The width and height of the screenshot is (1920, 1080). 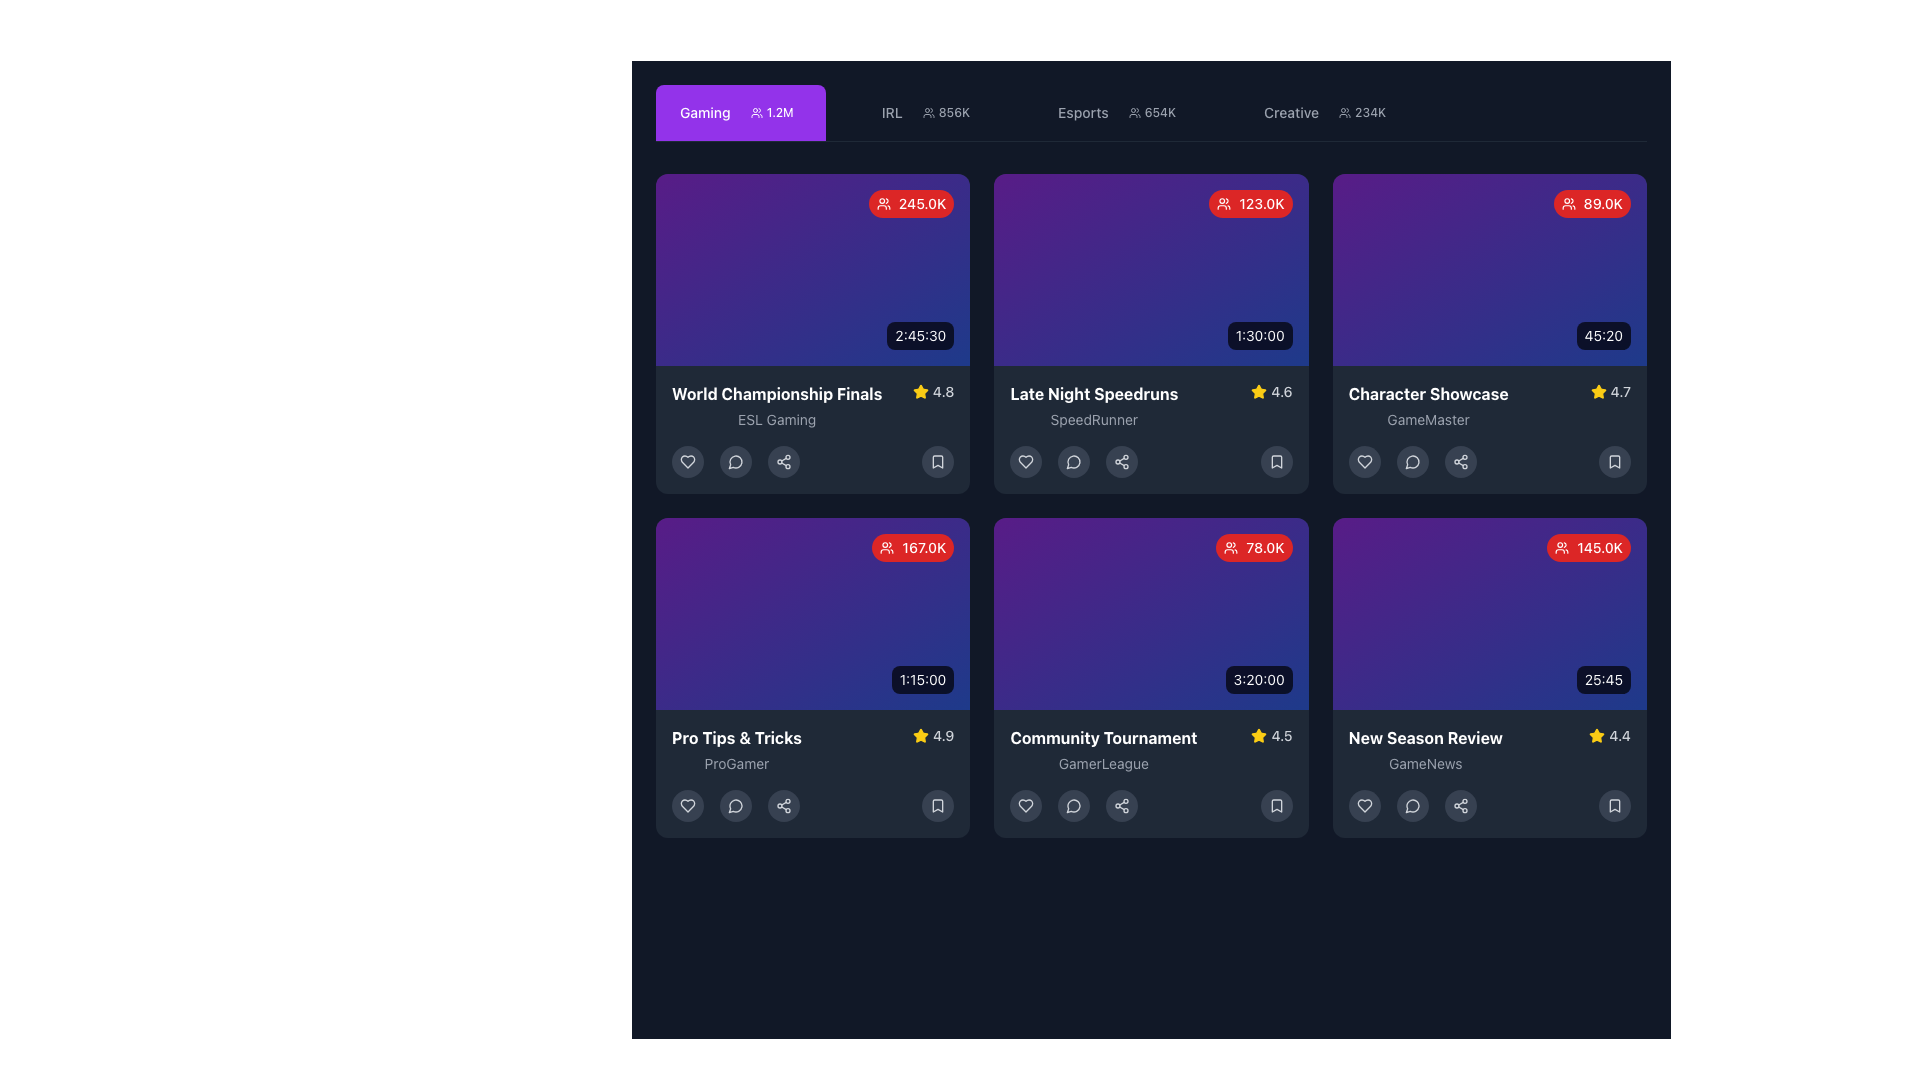 What do you see at coordinates (1271, 736) in the screenshot?
I see `the Rating display located in the bottom right corner of the 'Community Tournament' card, just below the video content` at bounding box center [1271, 736].